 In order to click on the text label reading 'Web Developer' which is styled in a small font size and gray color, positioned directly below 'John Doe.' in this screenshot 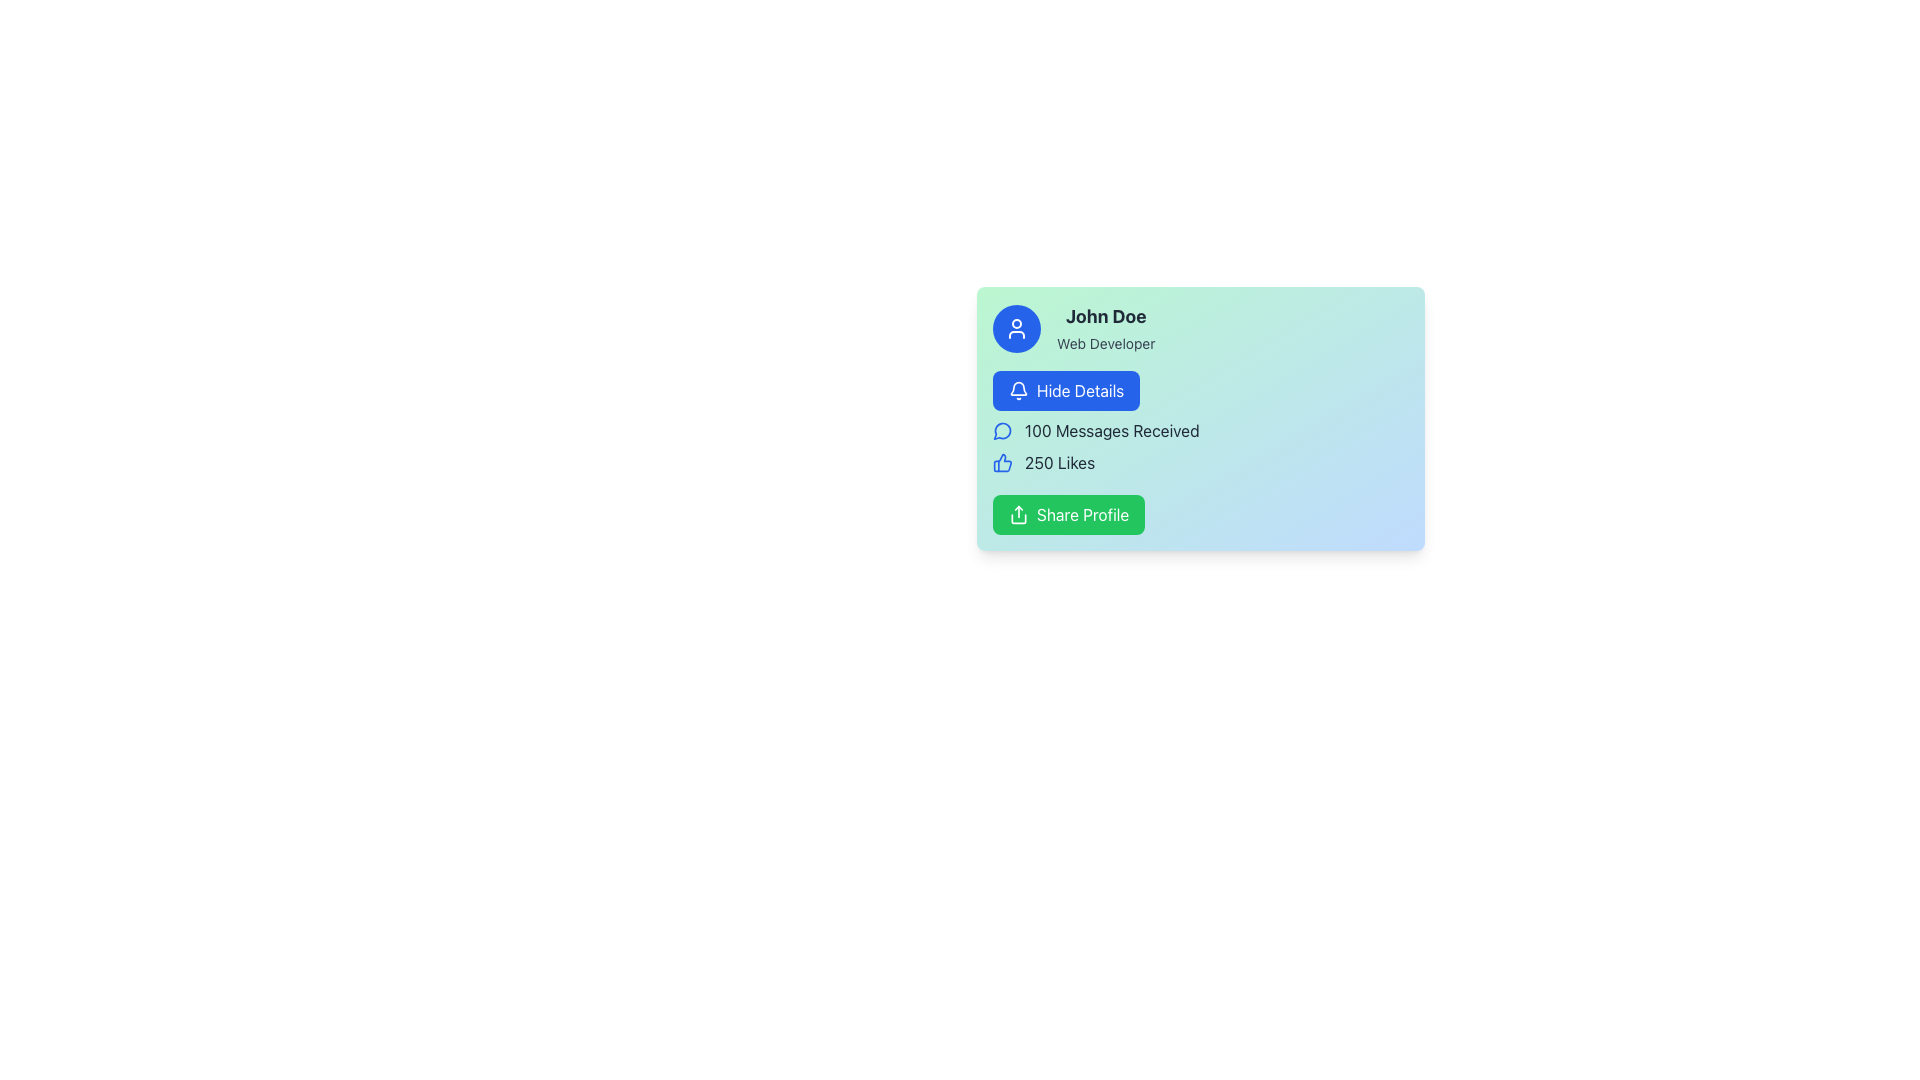, I will do `click(1105, 342)`.